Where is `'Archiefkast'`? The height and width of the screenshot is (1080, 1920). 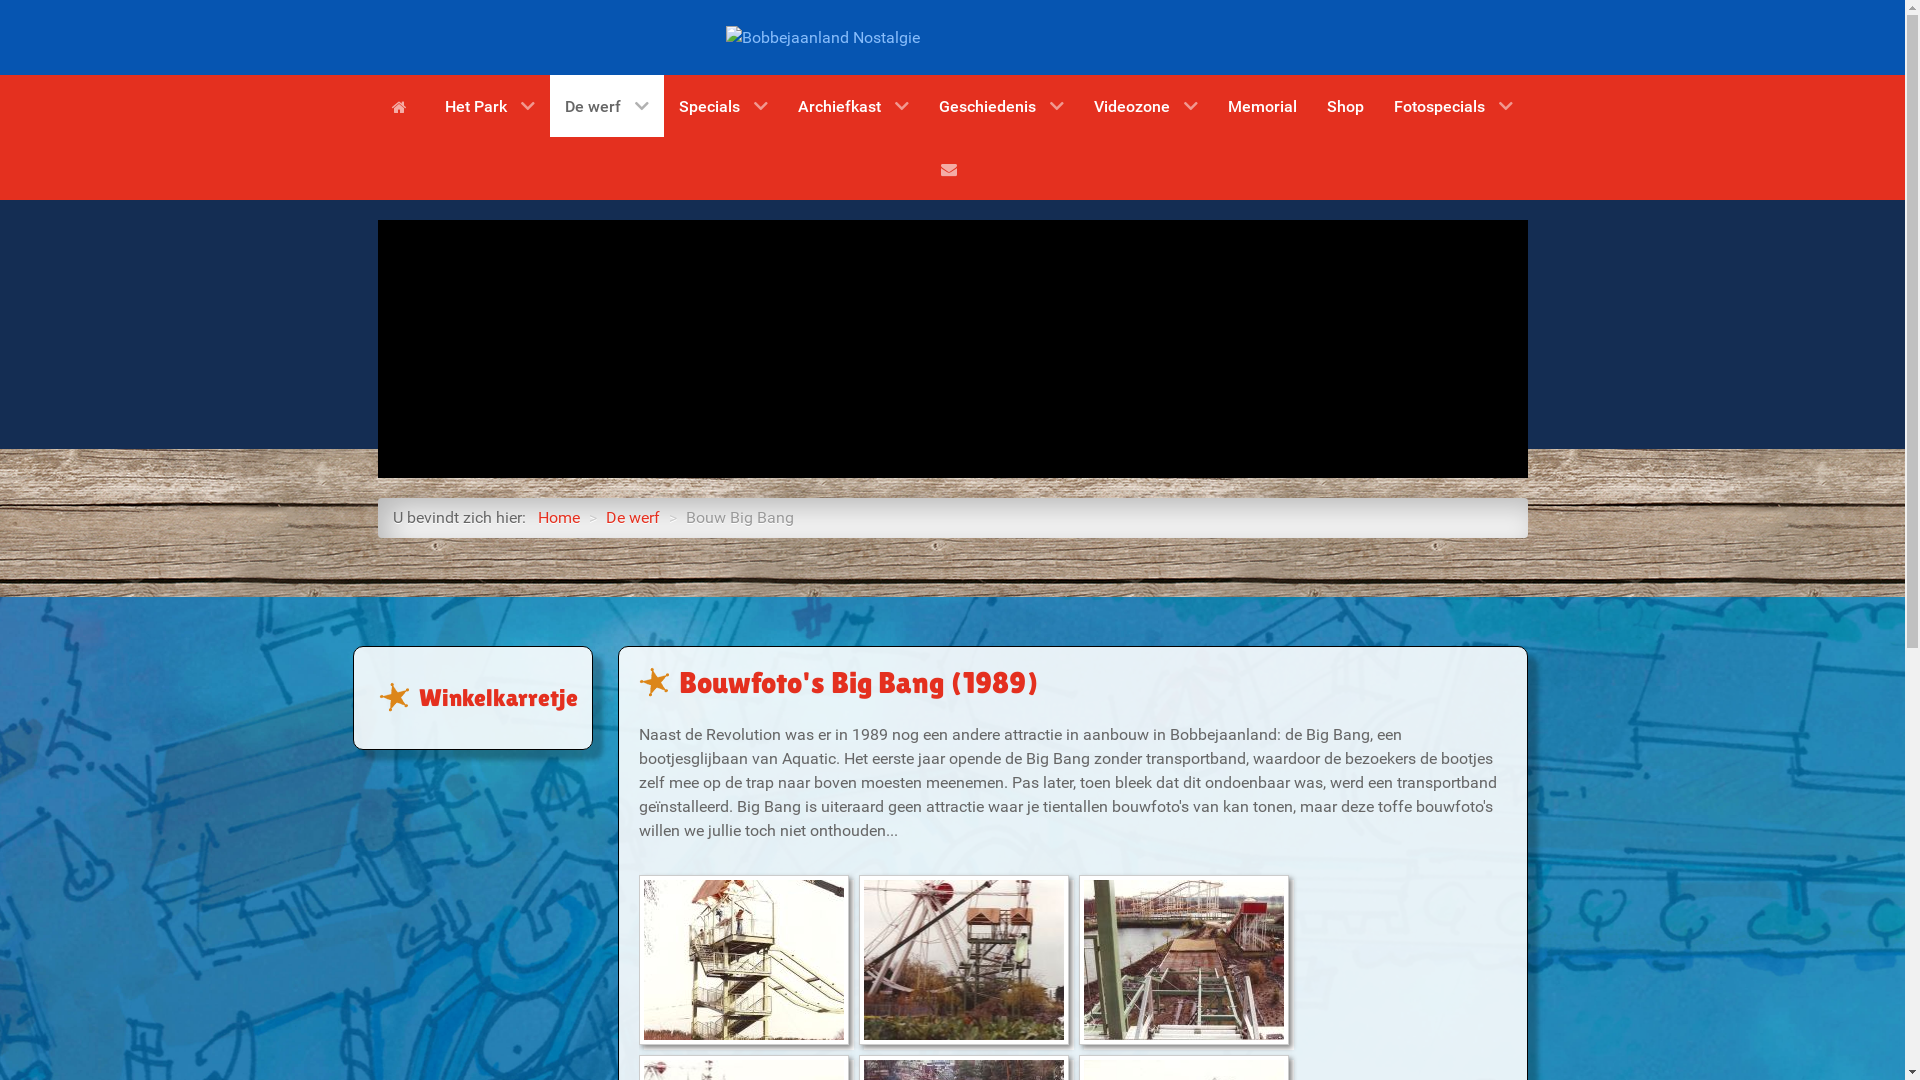
'Archiefkast' is located at coordinates (853, 105).